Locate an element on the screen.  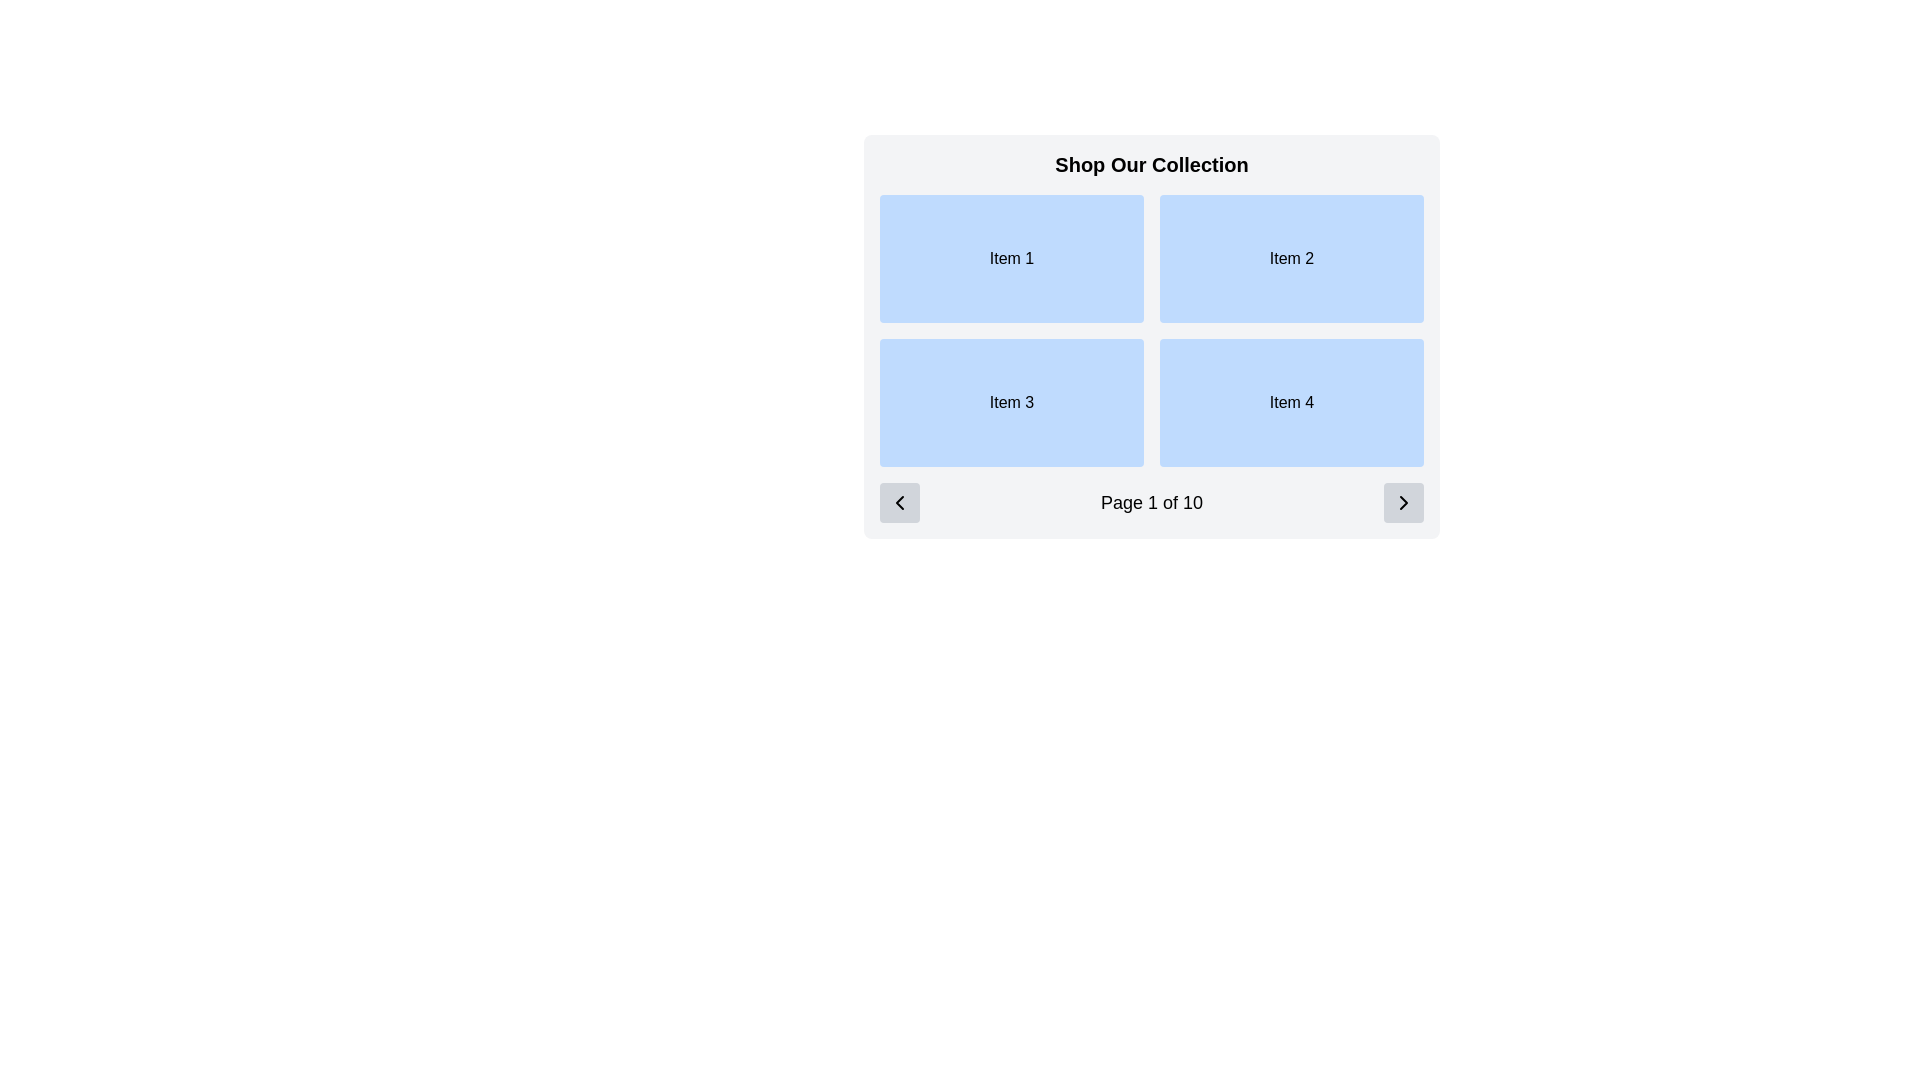
the 'Shop Our Collection' header text, which is bold and prominently displayed at the top of the section with a light gray background is located at coordinates (1152, 164).